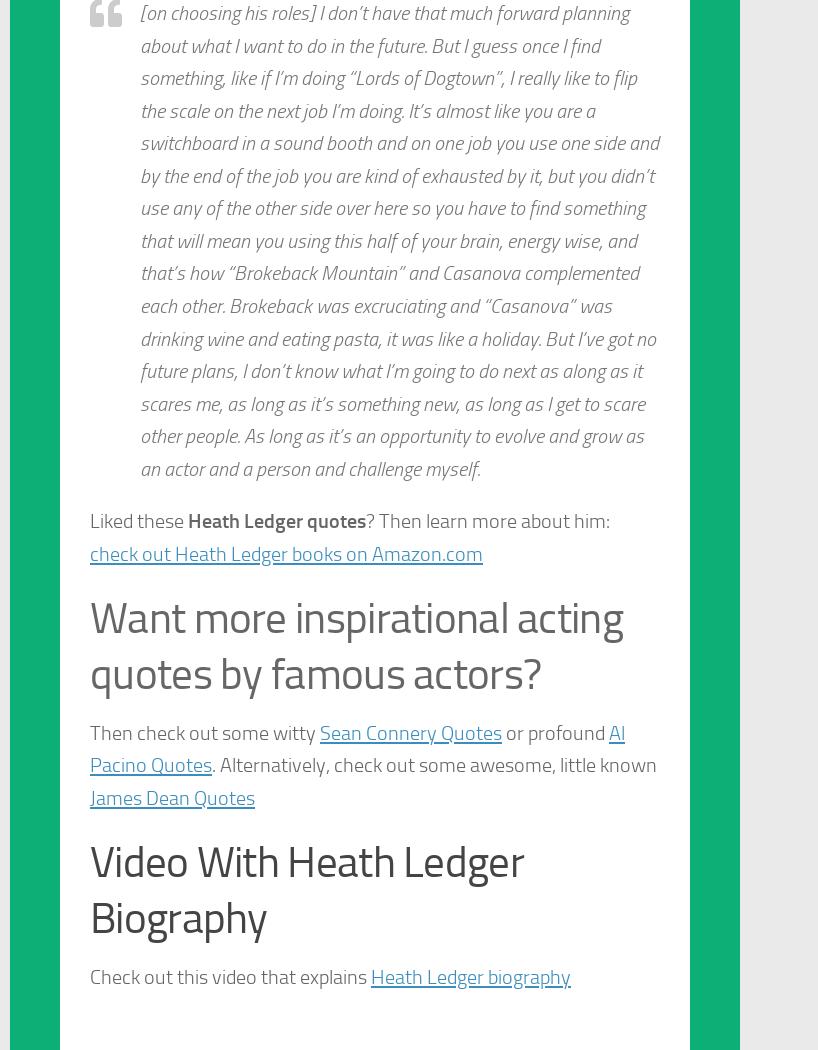  What do you see at coordinates (409, 730) in the screenshot?
I see `'Sean Connery Quotes'` at bounding box center [409, 730].